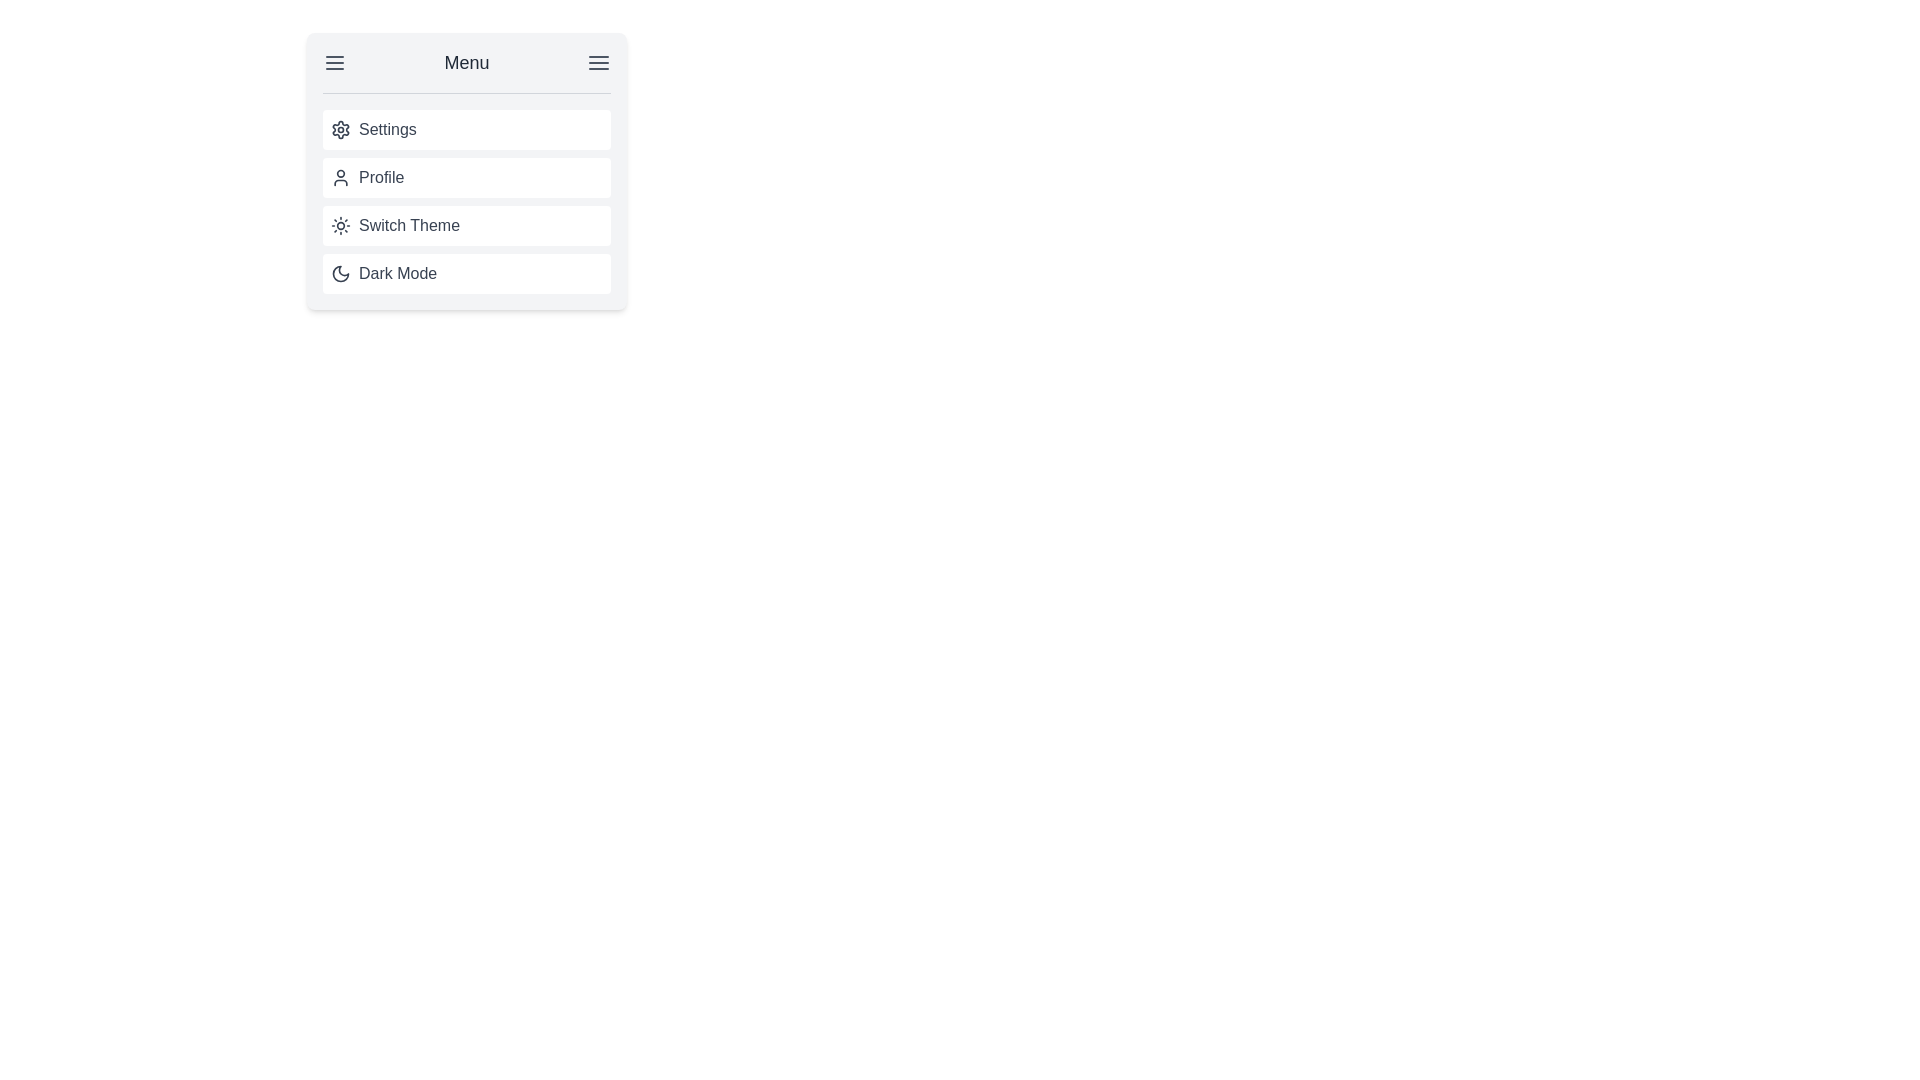 The image size is (1920, 1080). Describe the element at coordinates (408, 225) in the screenshot. I see `the 'Switch Theme' text label in the menu, which is the third item in a vertical list containing options including 'Profile' above and 'Dark Mode' below` at that location.